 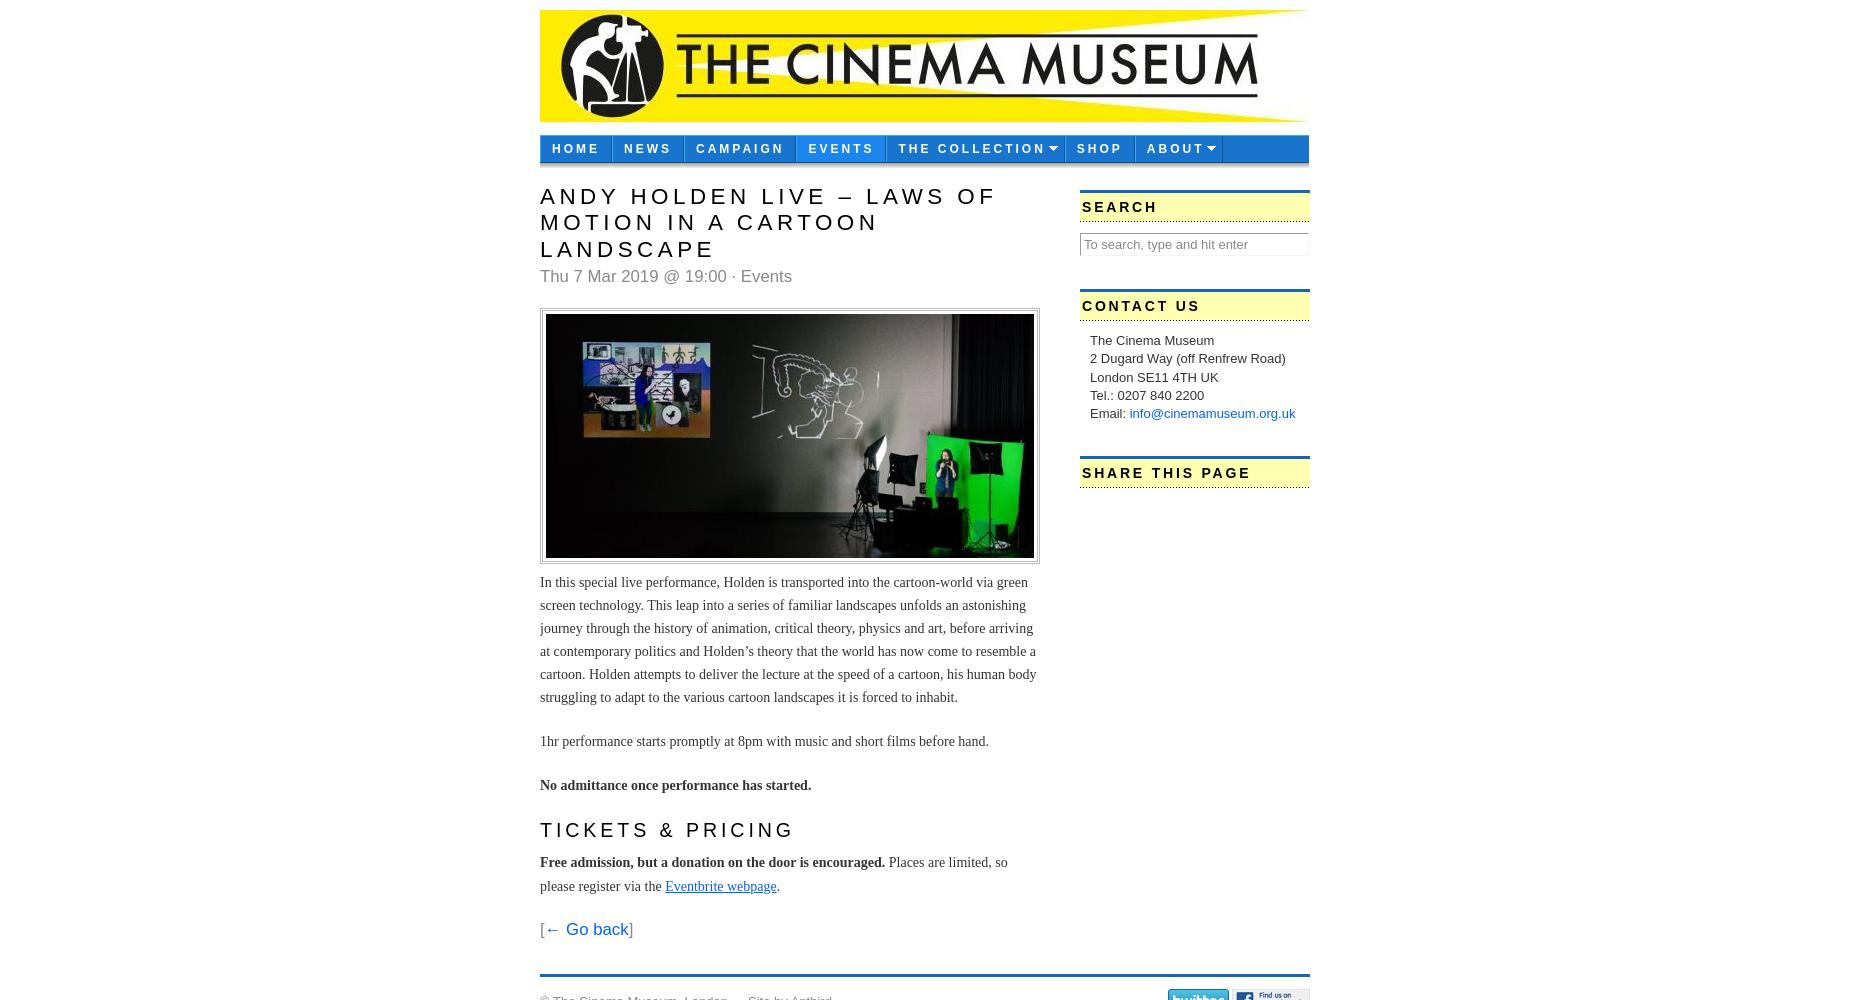 What do you see at coordinates (787, 639) in the screenshot?
I see `'In this special live performance, Holden is transported into the cartoon-world via green screen technology. This leap into a series of familiar landscapes unfolds an astonishing journey through the history of animation, critical theory, physics and art, before arriving at contemporary politics and Holden’s theory that the world has now come to resemble a cartoon. Holden attempts to deliver the lecture at the speed of a cartoon, his human body struggling to adapt to the various cartoon landscapes it is forced to inhabit.'` at bounding box center [787, 639].